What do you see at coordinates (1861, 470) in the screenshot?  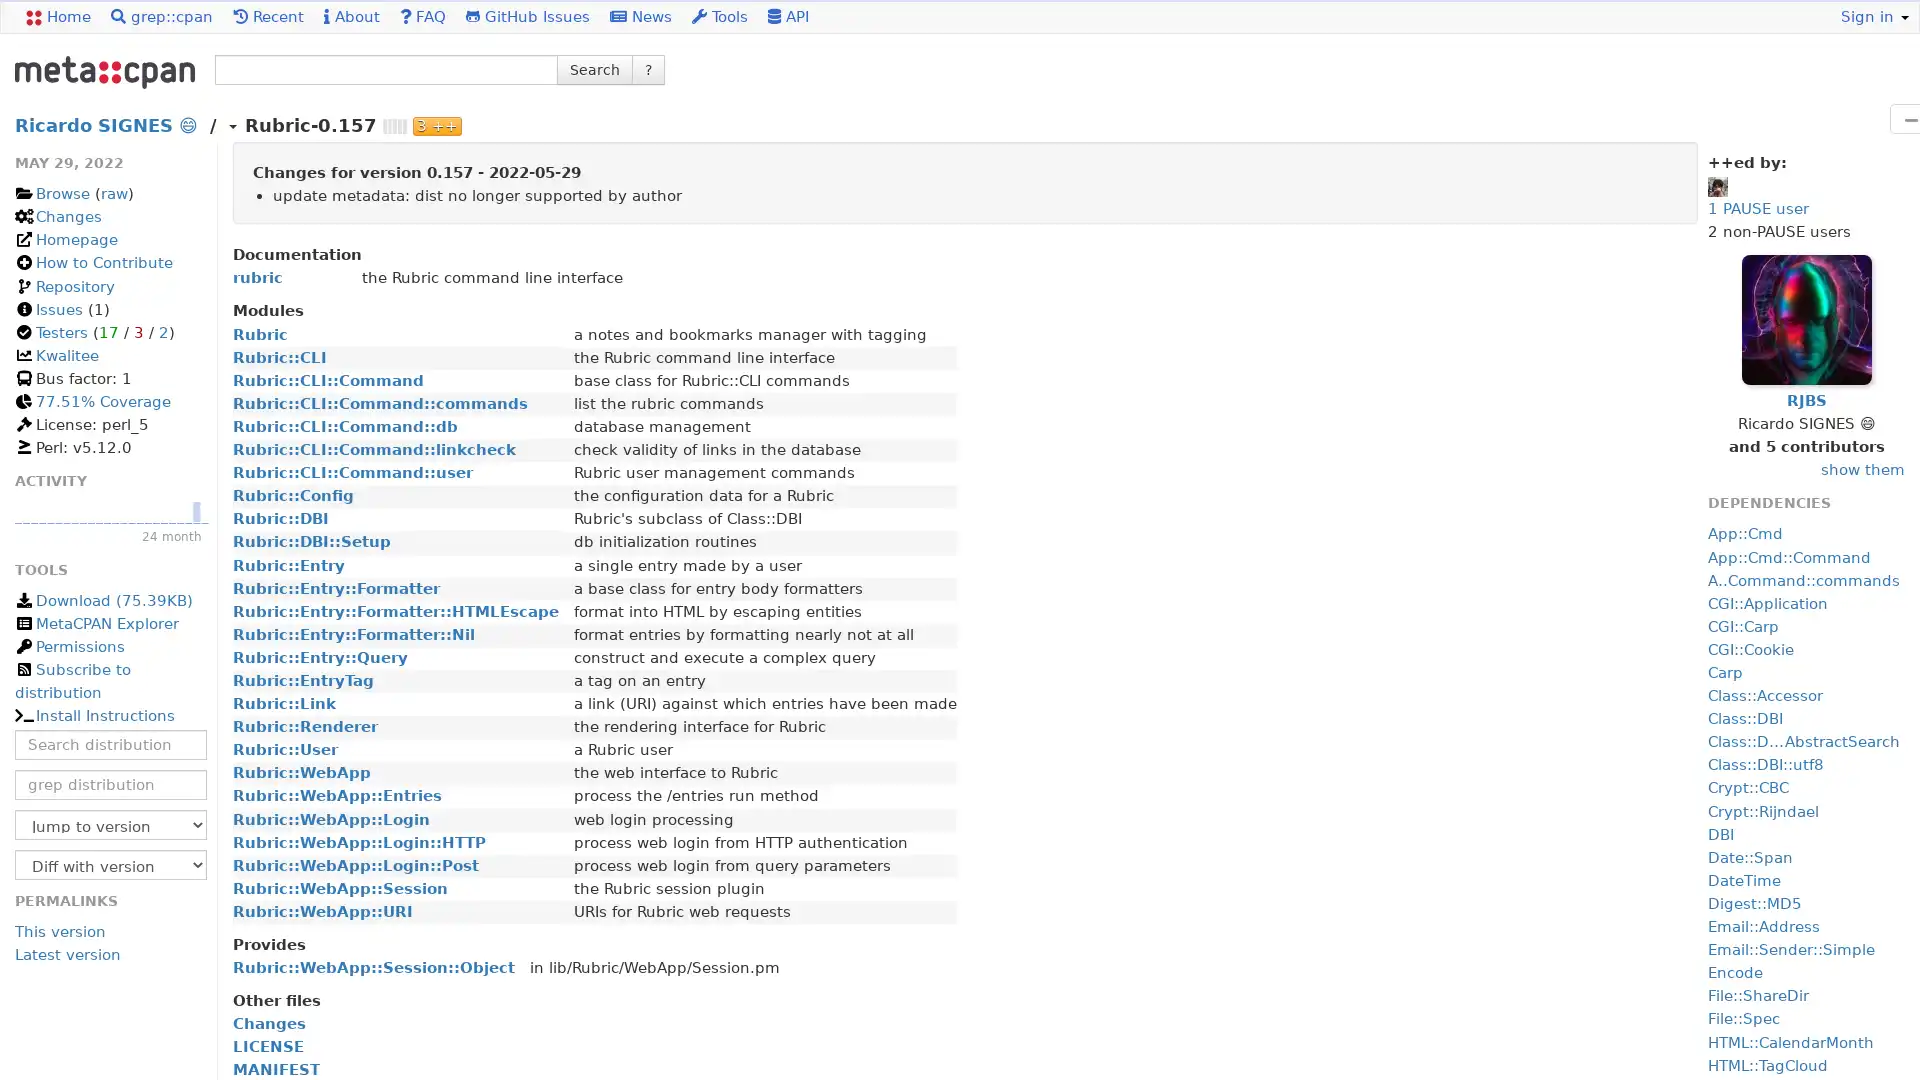 I see `show them` at bounding box center [1861, 470].